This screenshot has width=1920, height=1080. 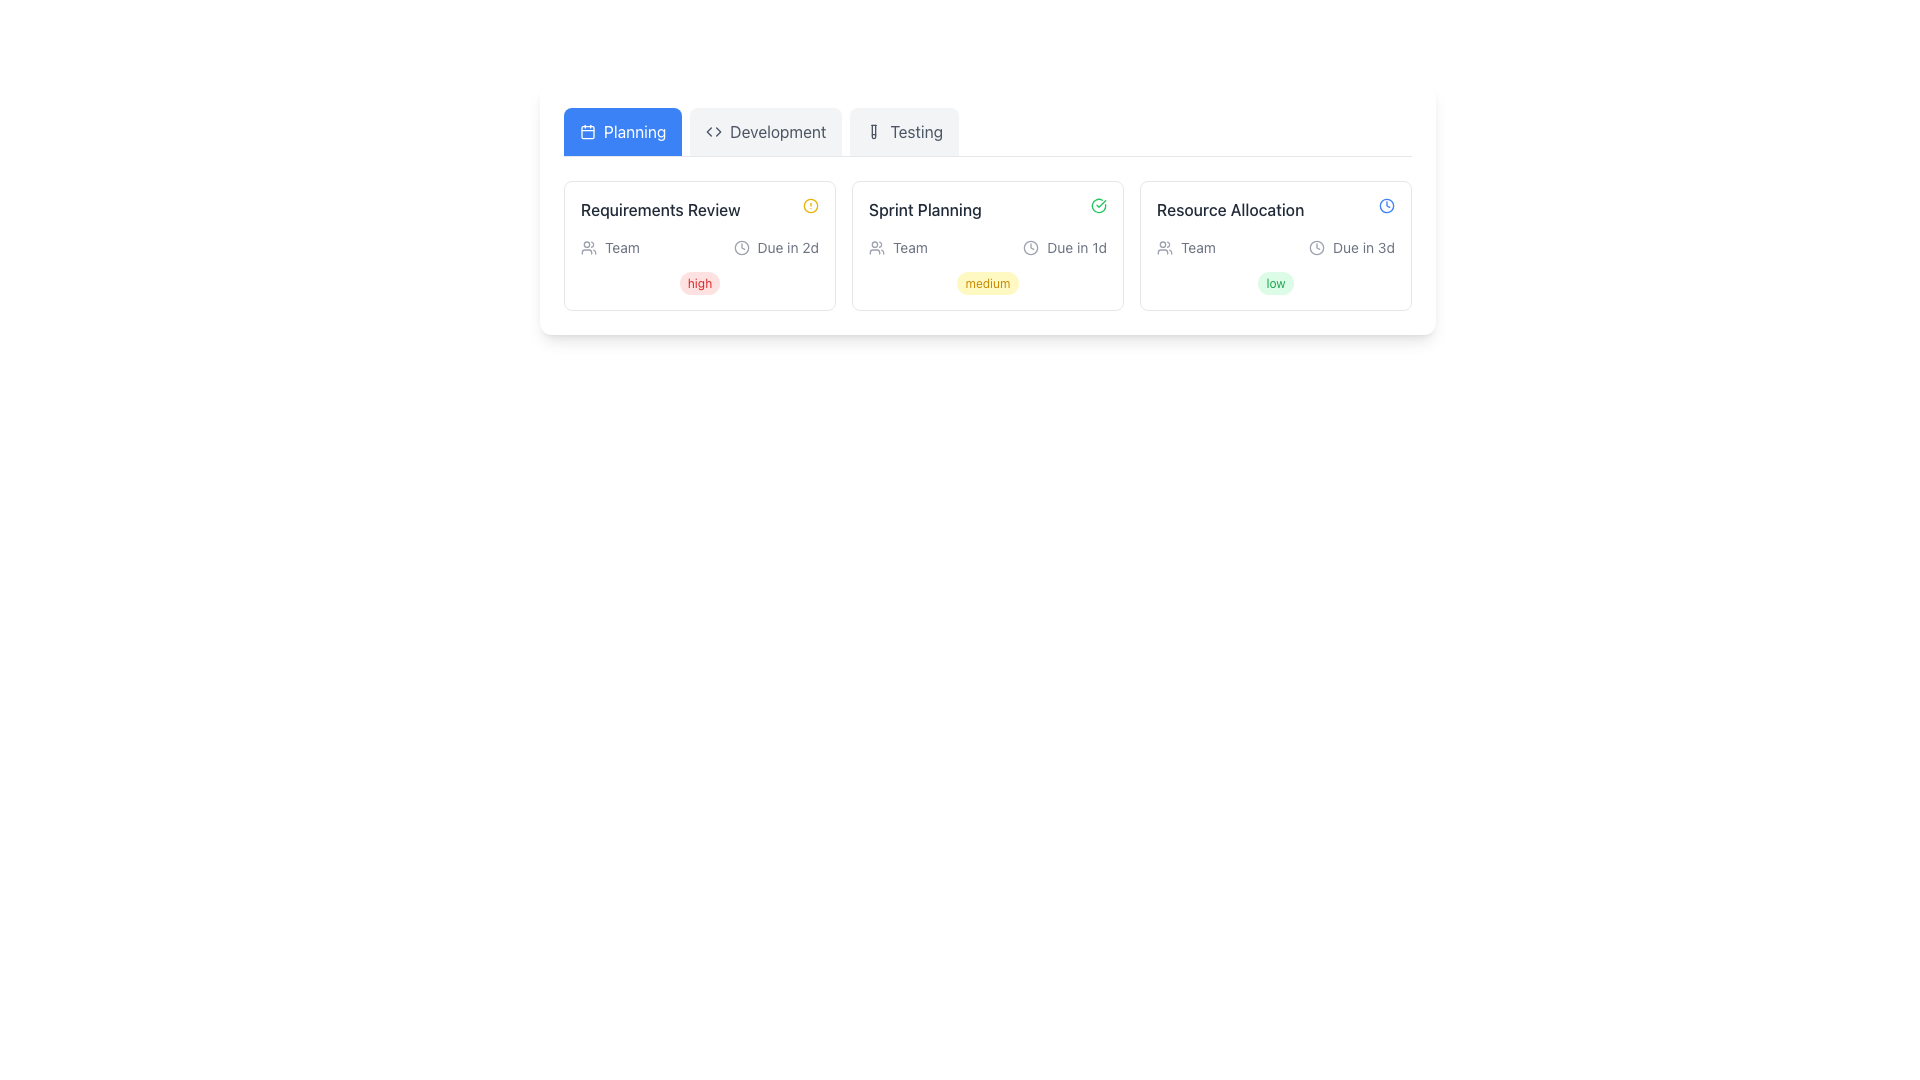 I want to click on the status of the yellow warning icon with an embedded exclamation mark, located at the right end of the 'Requirements Review' panel, so click(x=811, y=205).